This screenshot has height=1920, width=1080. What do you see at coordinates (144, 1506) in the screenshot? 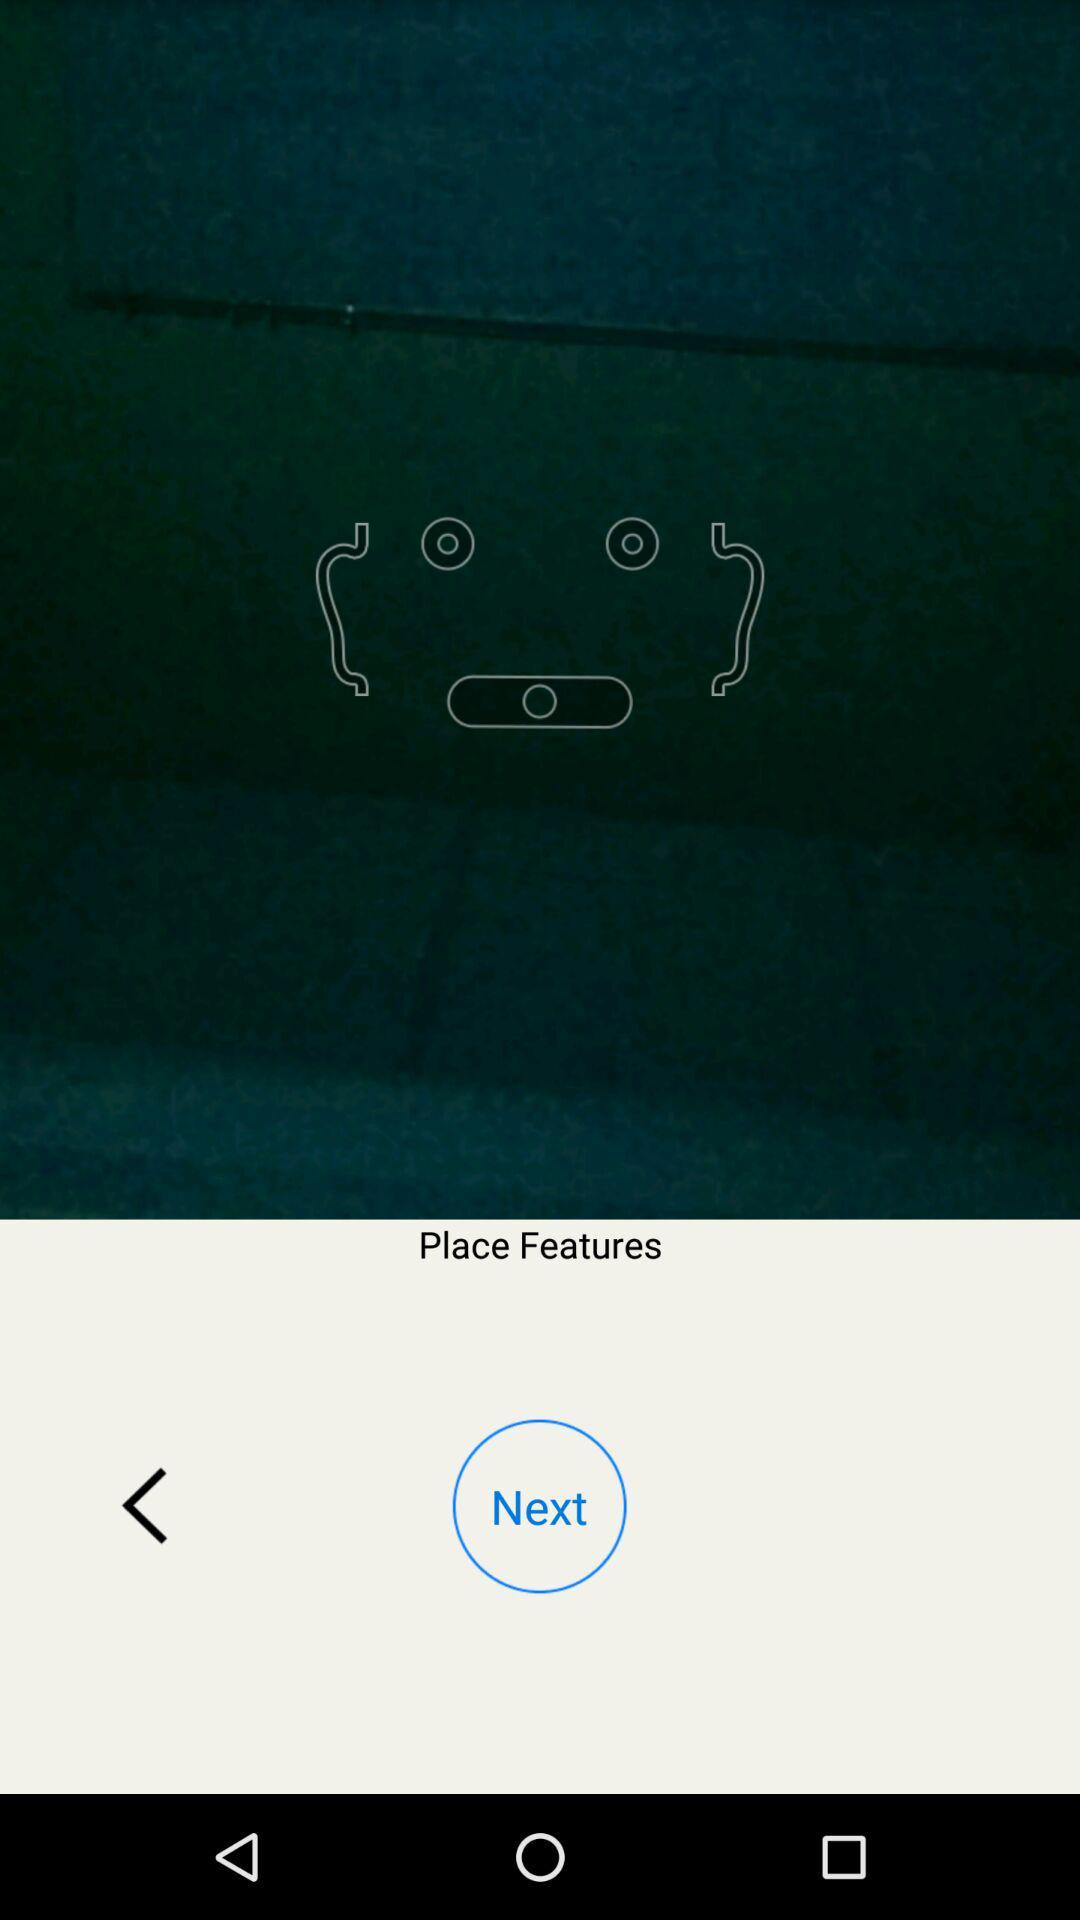
I see `the app below the place features item` at bounding box center [144, 1506].